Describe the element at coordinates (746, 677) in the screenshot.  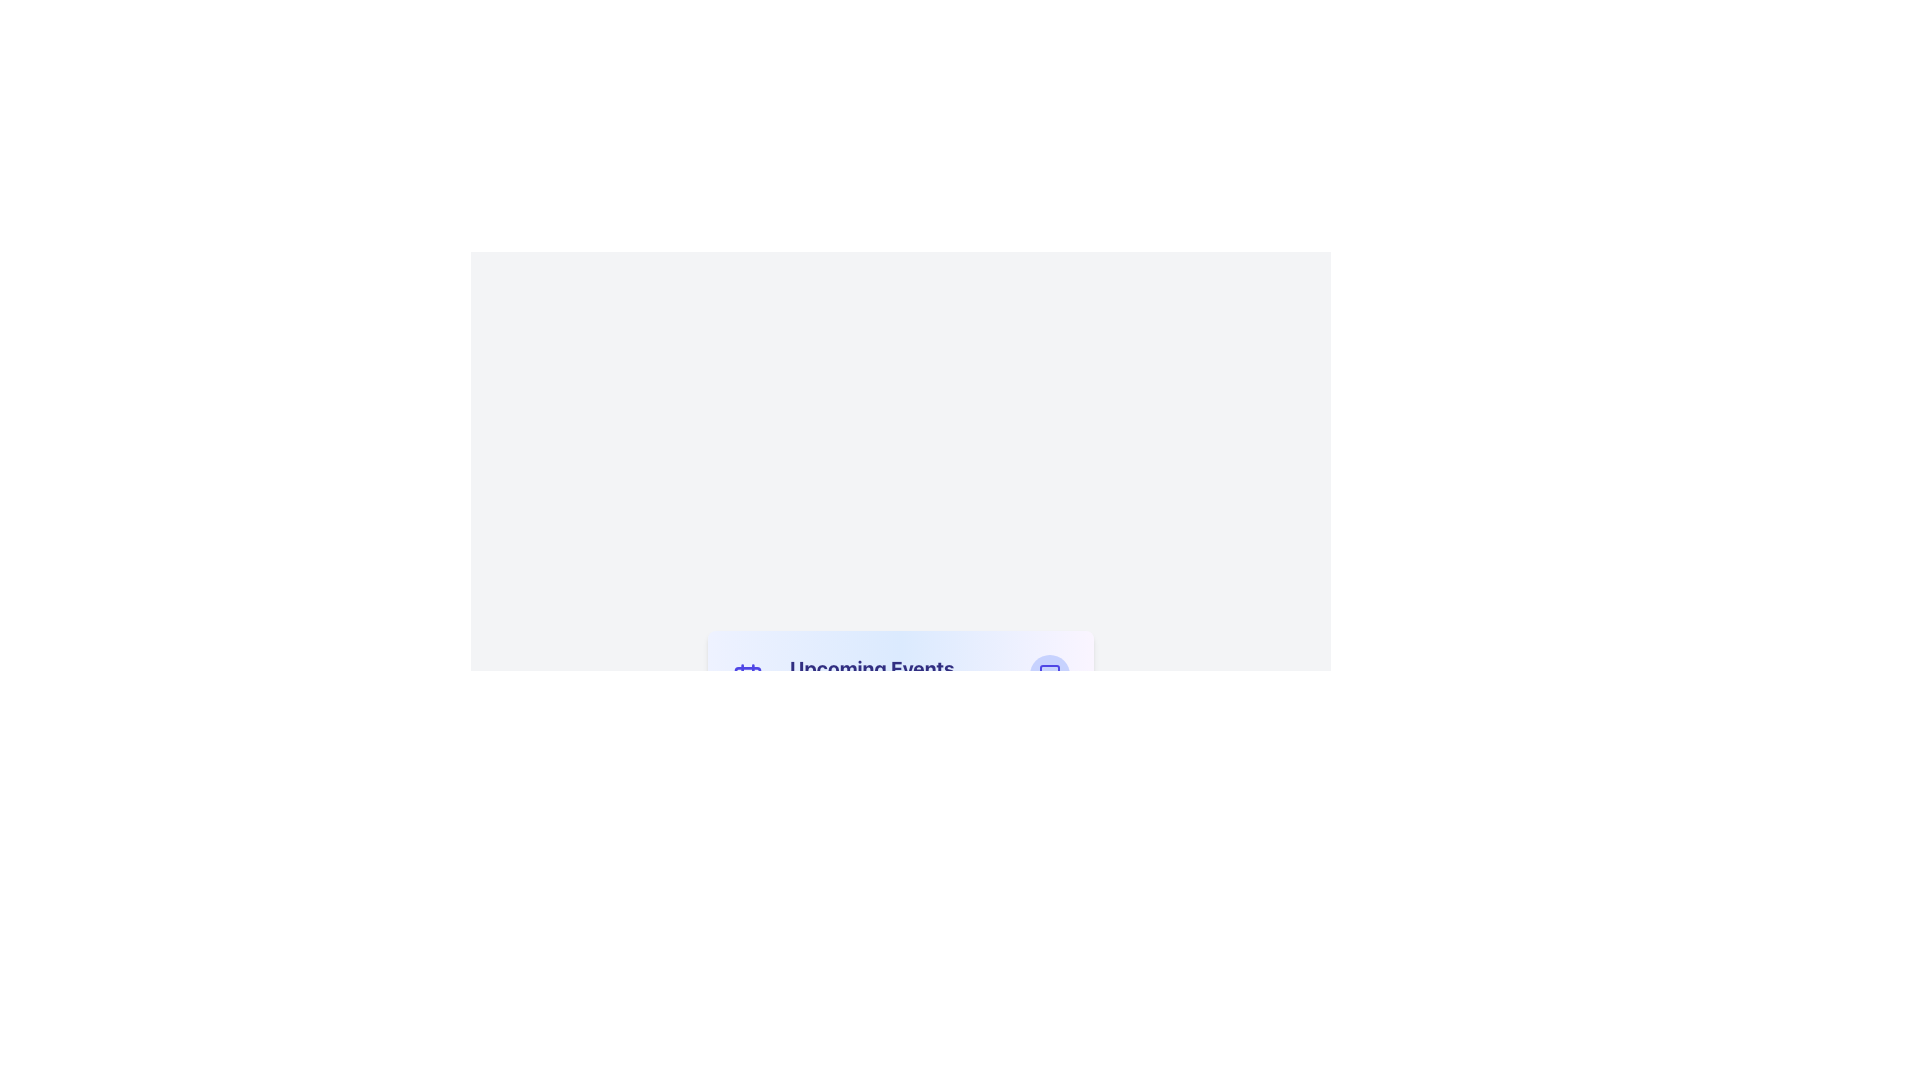
I see `the calendar icon located to the left of the 'Upcoming Events' text block, which serves a decorative or visual cue purpose` at that location.